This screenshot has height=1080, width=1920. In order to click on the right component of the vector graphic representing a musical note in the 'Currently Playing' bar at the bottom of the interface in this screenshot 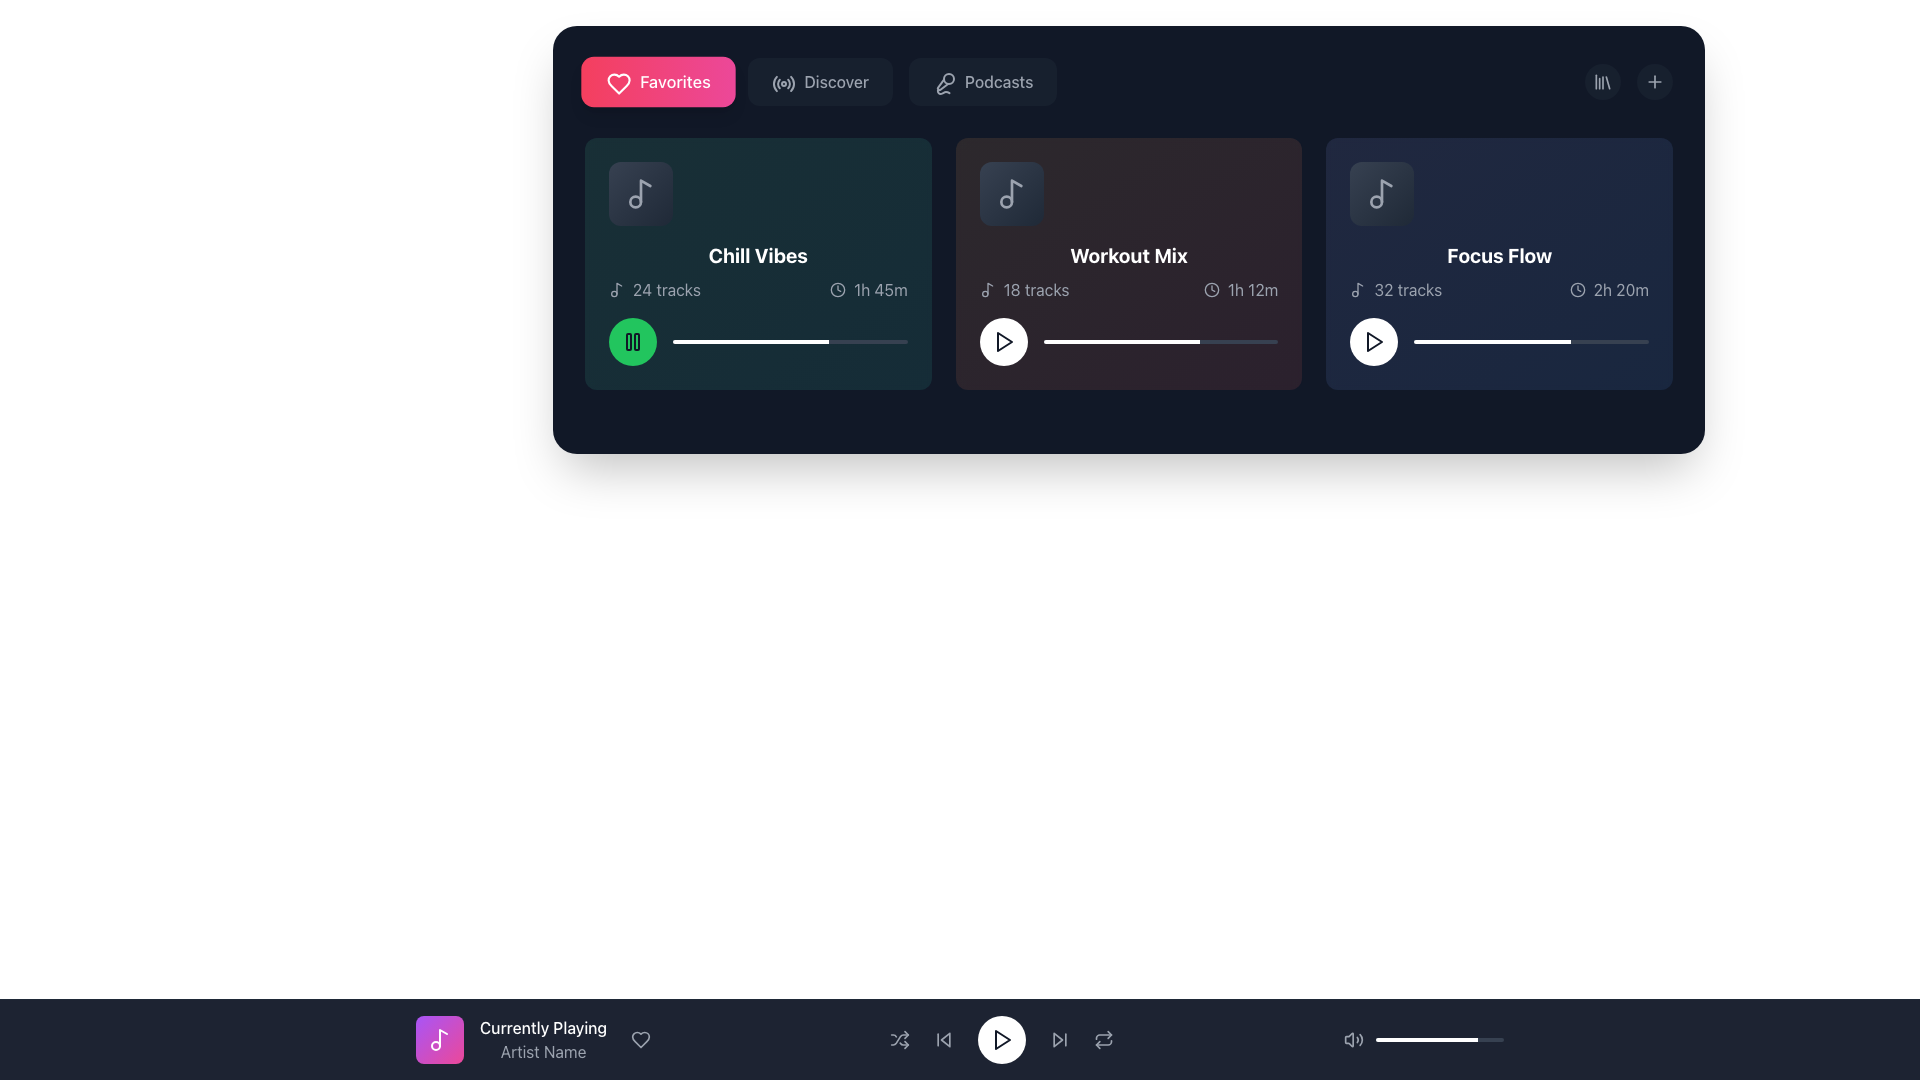, I will do `click(442, 1036)`.